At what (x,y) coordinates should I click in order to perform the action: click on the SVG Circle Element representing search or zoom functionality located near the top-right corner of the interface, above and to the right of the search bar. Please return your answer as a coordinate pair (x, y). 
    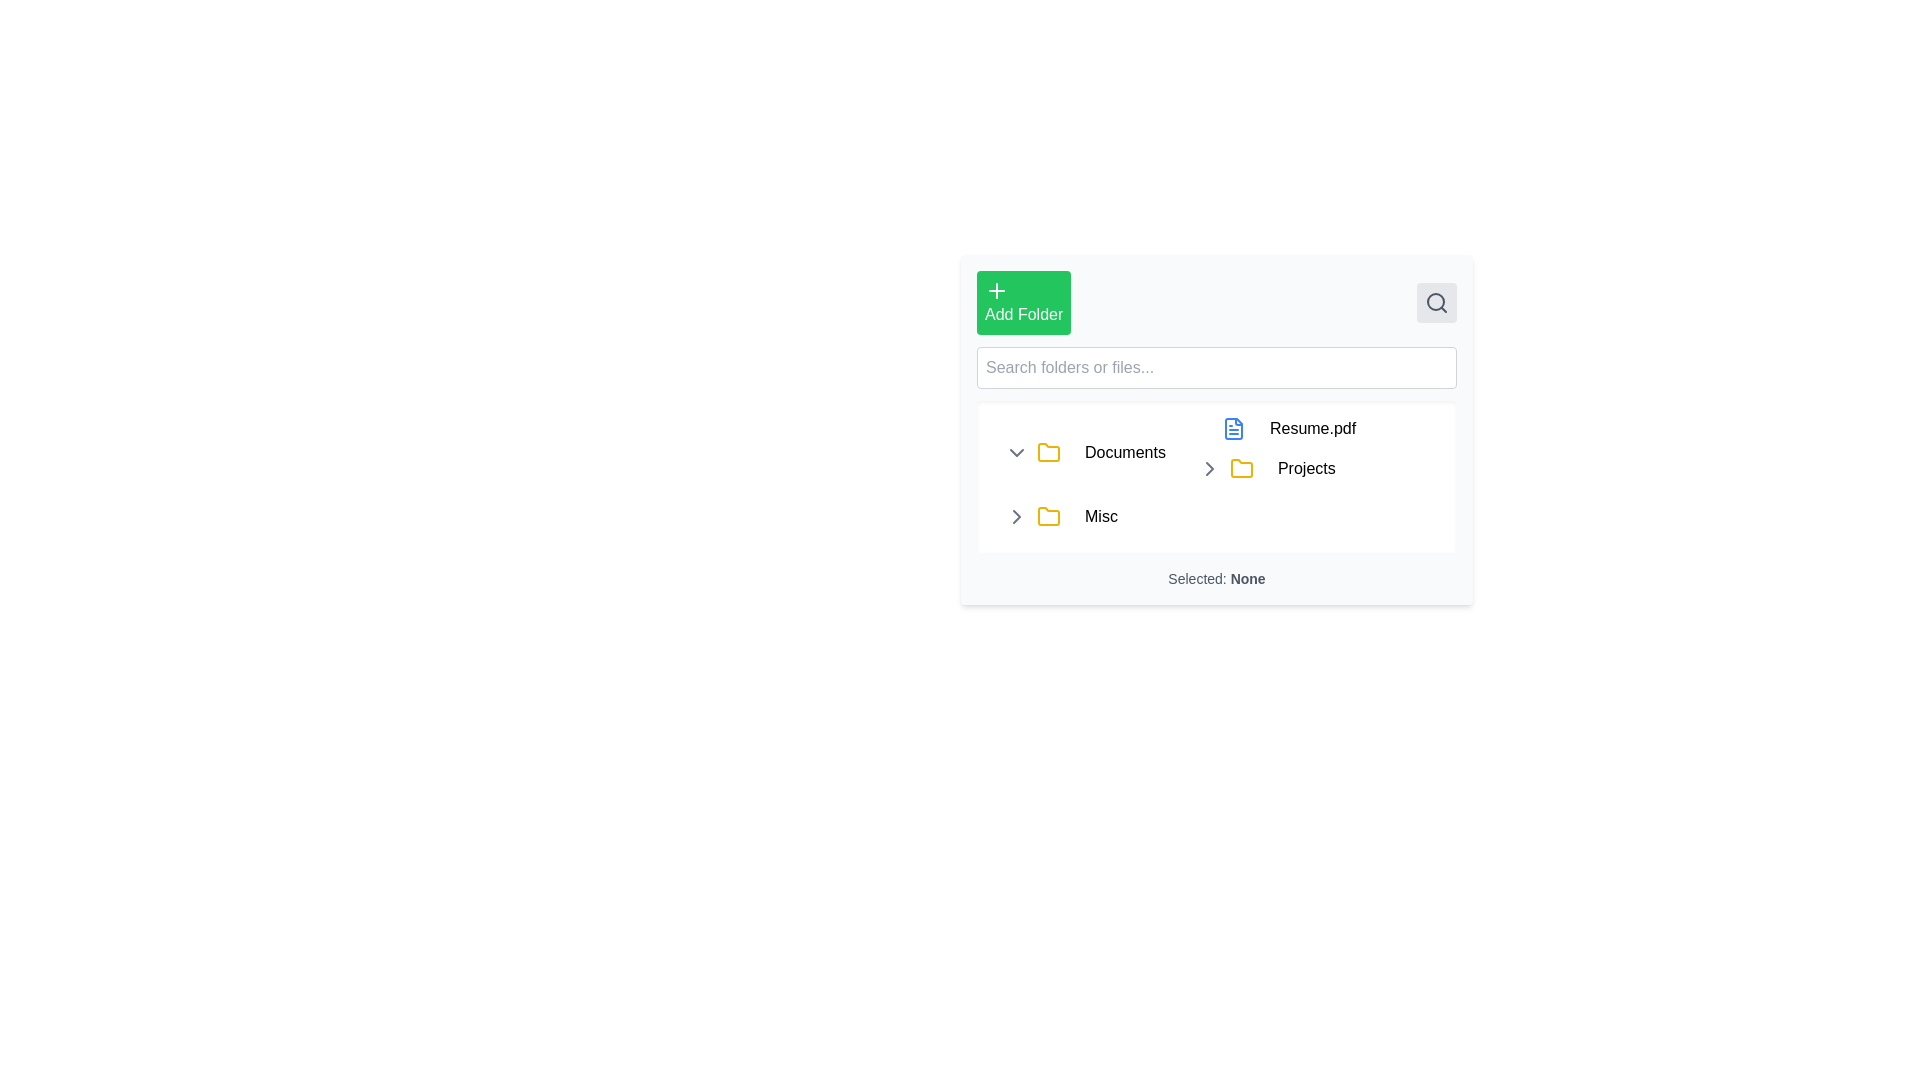
    Looking at the image, I should click on (1434, 301).